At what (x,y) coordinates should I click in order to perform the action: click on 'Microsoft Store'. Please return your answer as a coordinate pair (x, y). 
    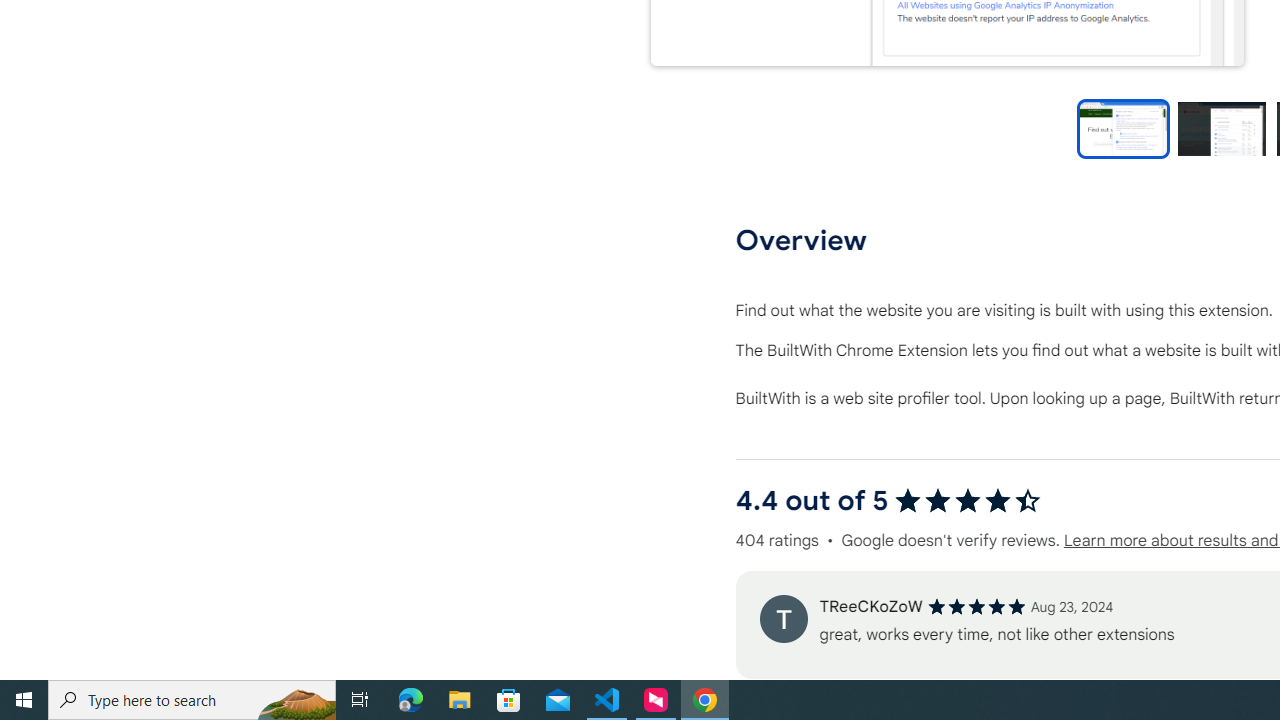
    Looking at the image, I should click on (509, 698).